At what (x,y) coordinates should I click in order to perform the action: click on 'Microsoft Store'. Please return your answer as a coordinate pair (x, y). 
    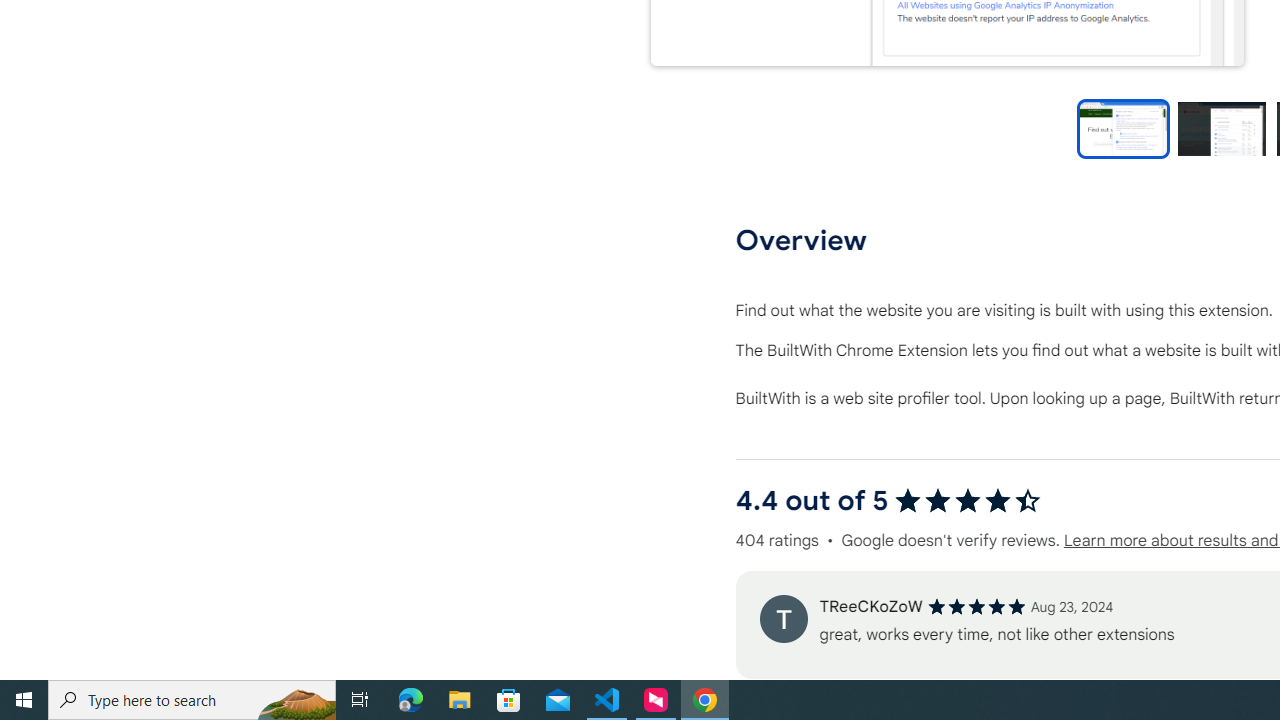
    Looking at the image, I should click on (509, 698).